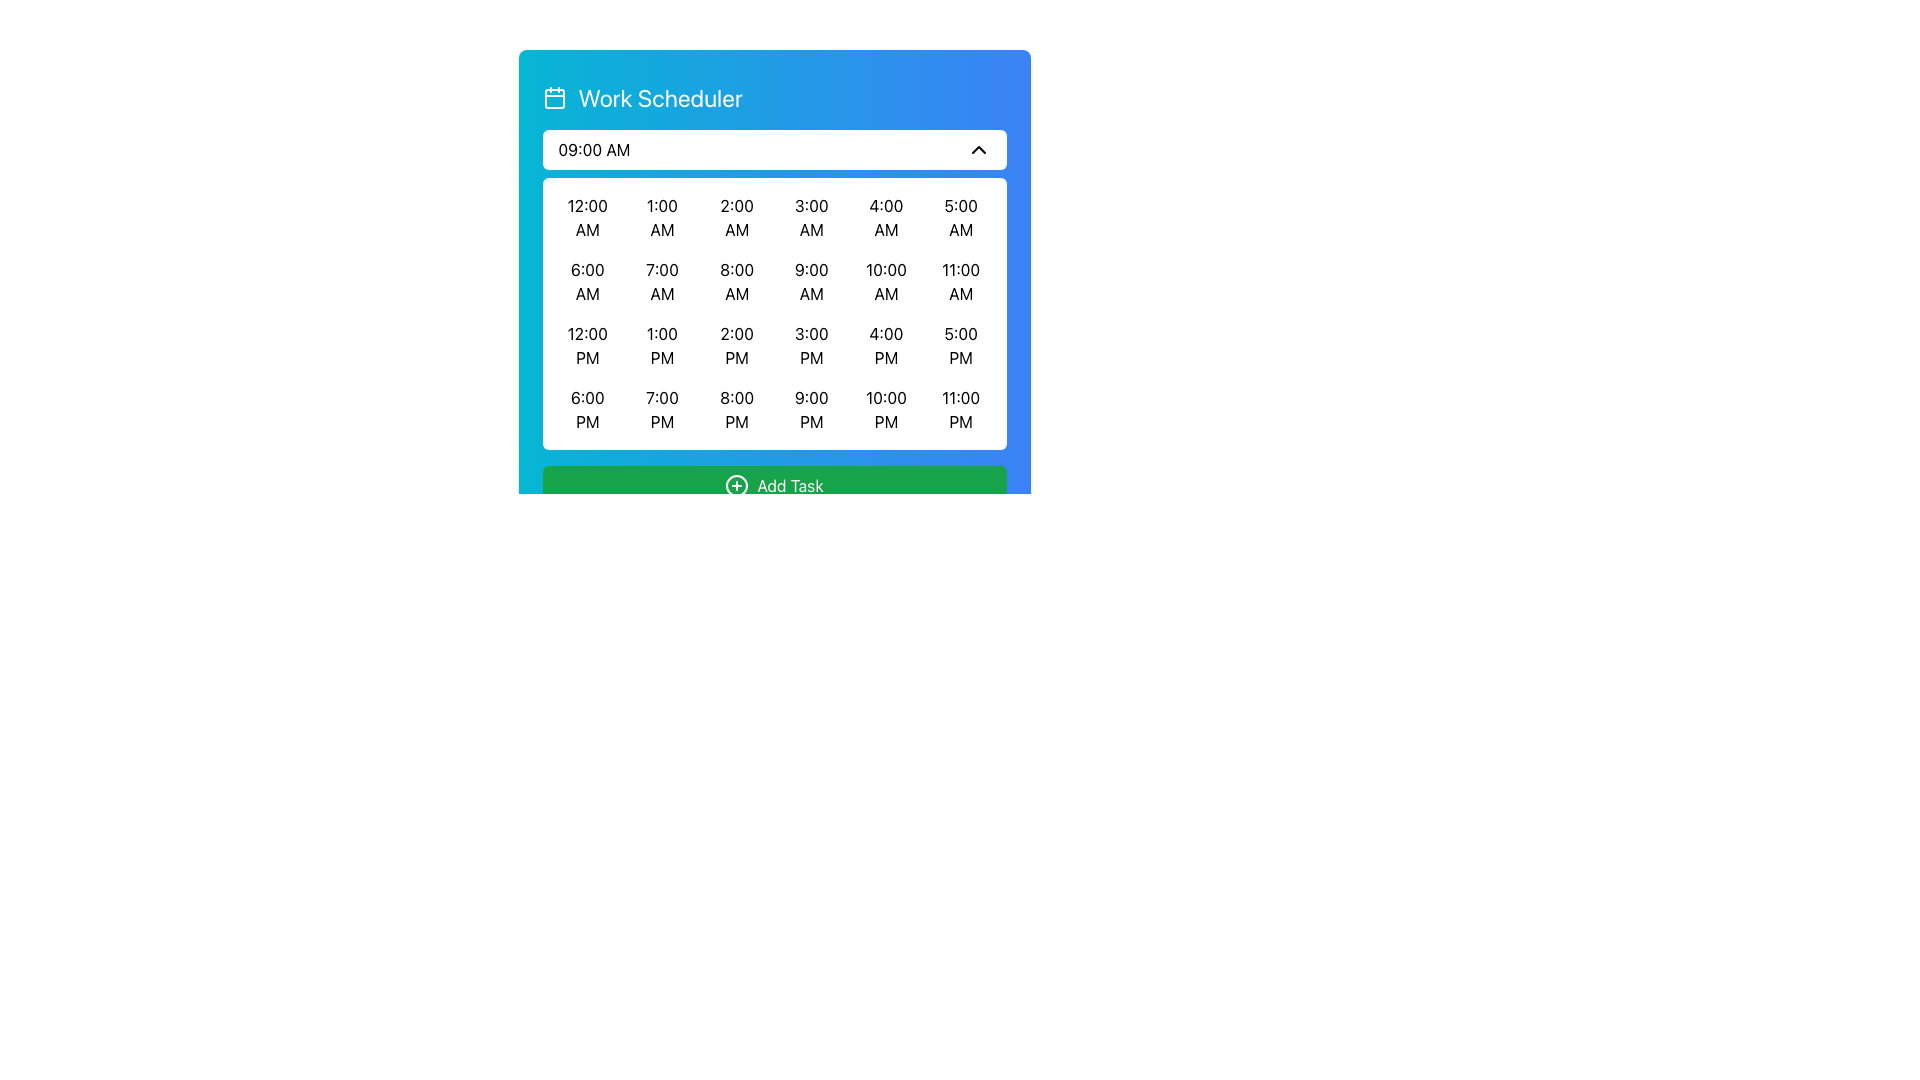 This screenshot has width=1920, height=1080. I want to click on the interactive text label displaying '10:00 PM' in the schedule interface, so click(885, 408).